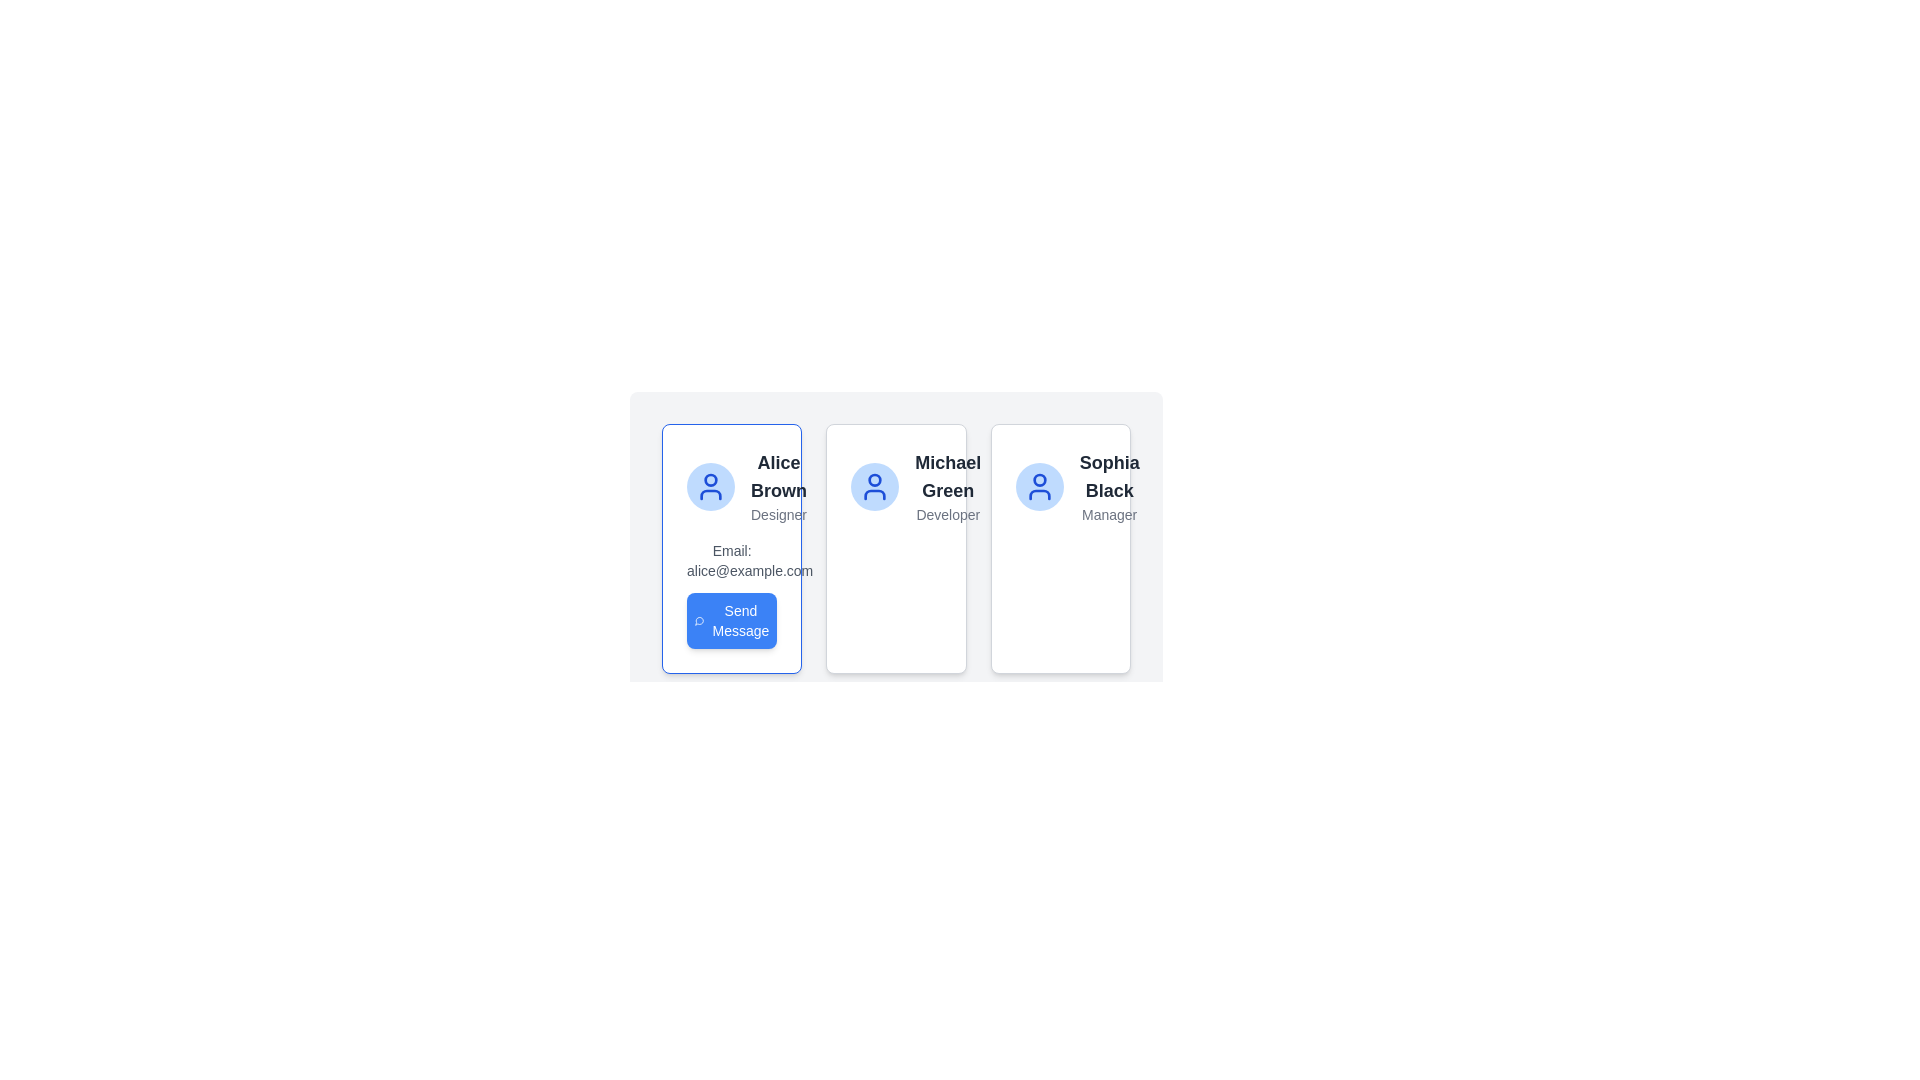 The image size is (1920, 1080). Describe the element at coordinates (947, 477) in the screenshot. I see `the text block displaying the name 'Michael Green' which is part of a card-like UI component located at the top section of the middle card` at that location.